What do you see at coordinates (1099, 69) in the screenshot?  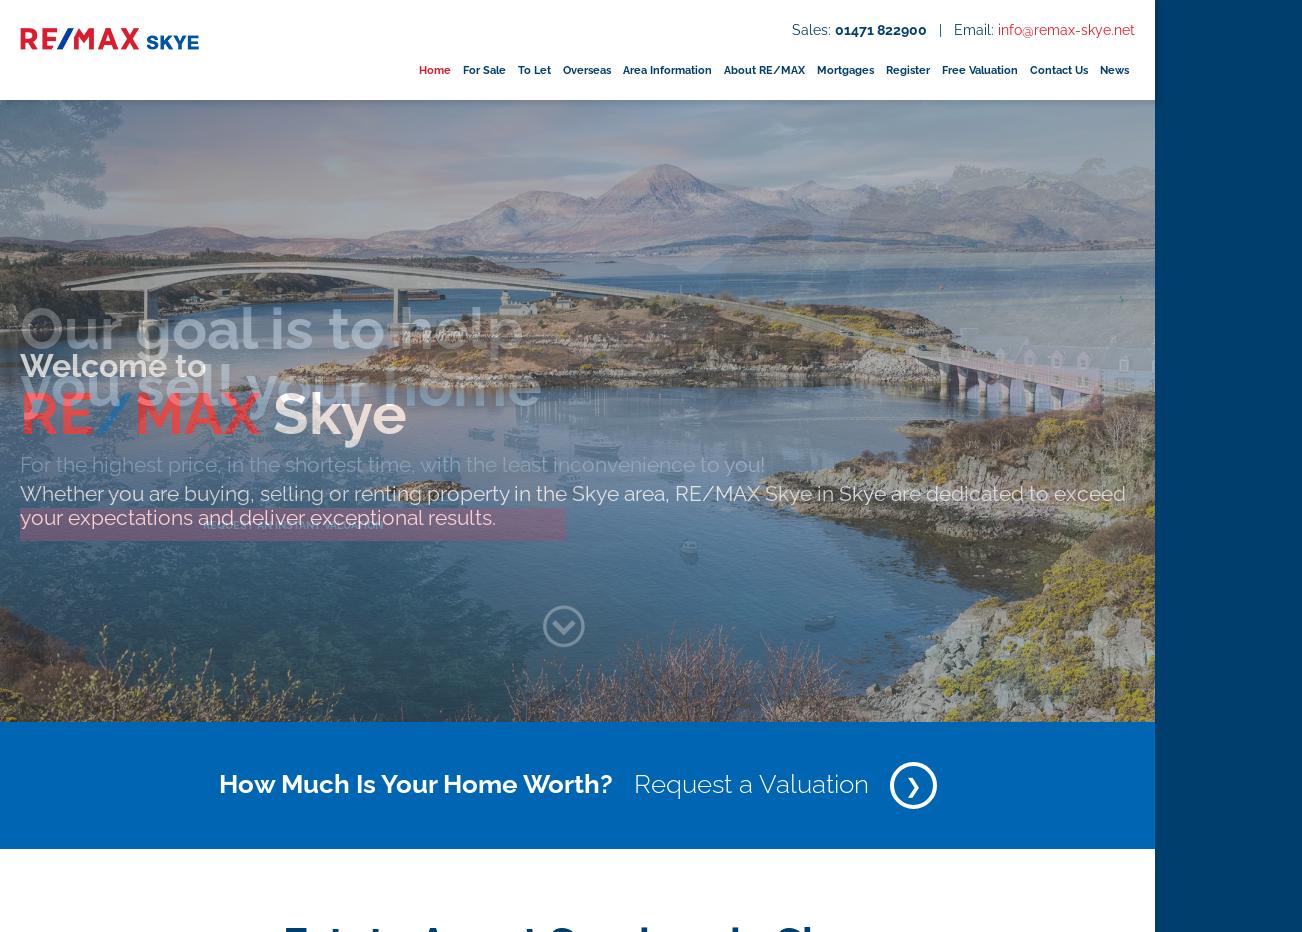 I see `'News'` at bounding box center [1099, 69].